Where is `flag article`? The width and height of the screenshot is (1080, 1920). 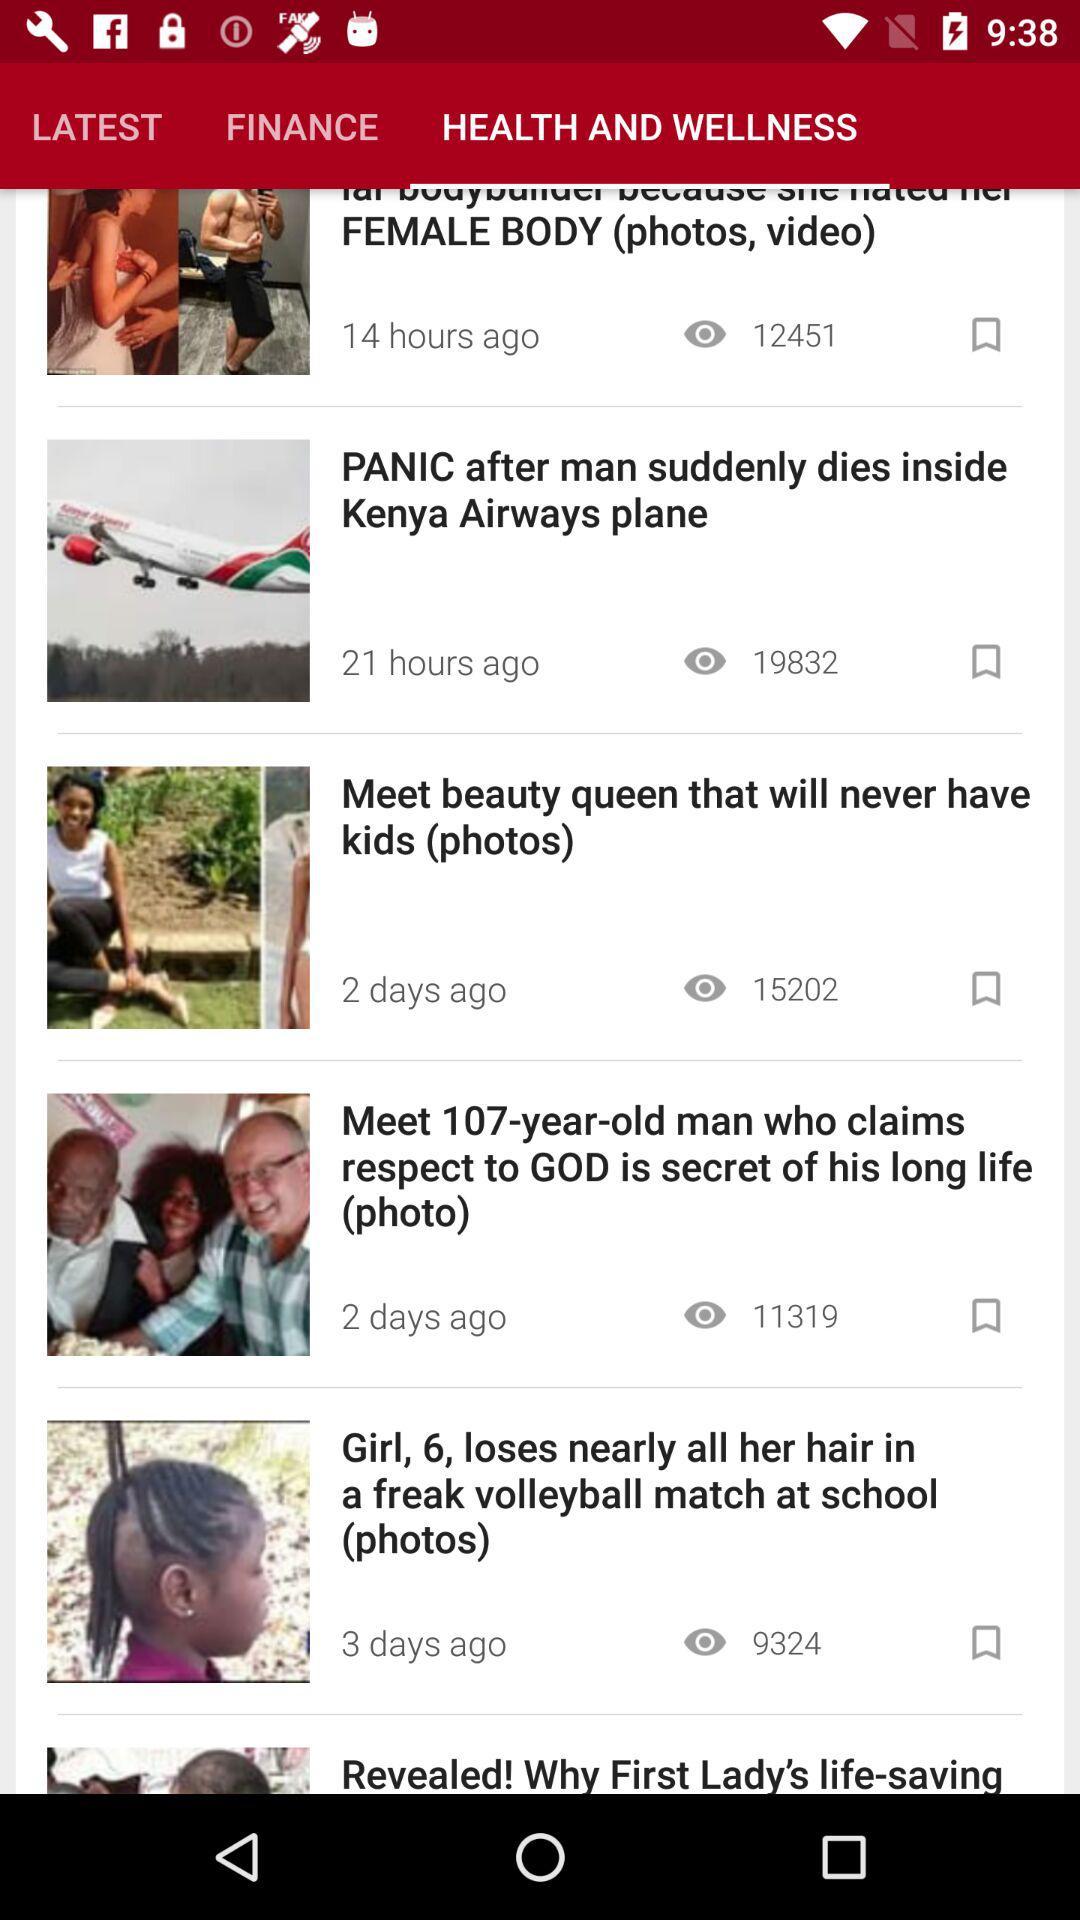
flag article is located at coordinates (985, 334).